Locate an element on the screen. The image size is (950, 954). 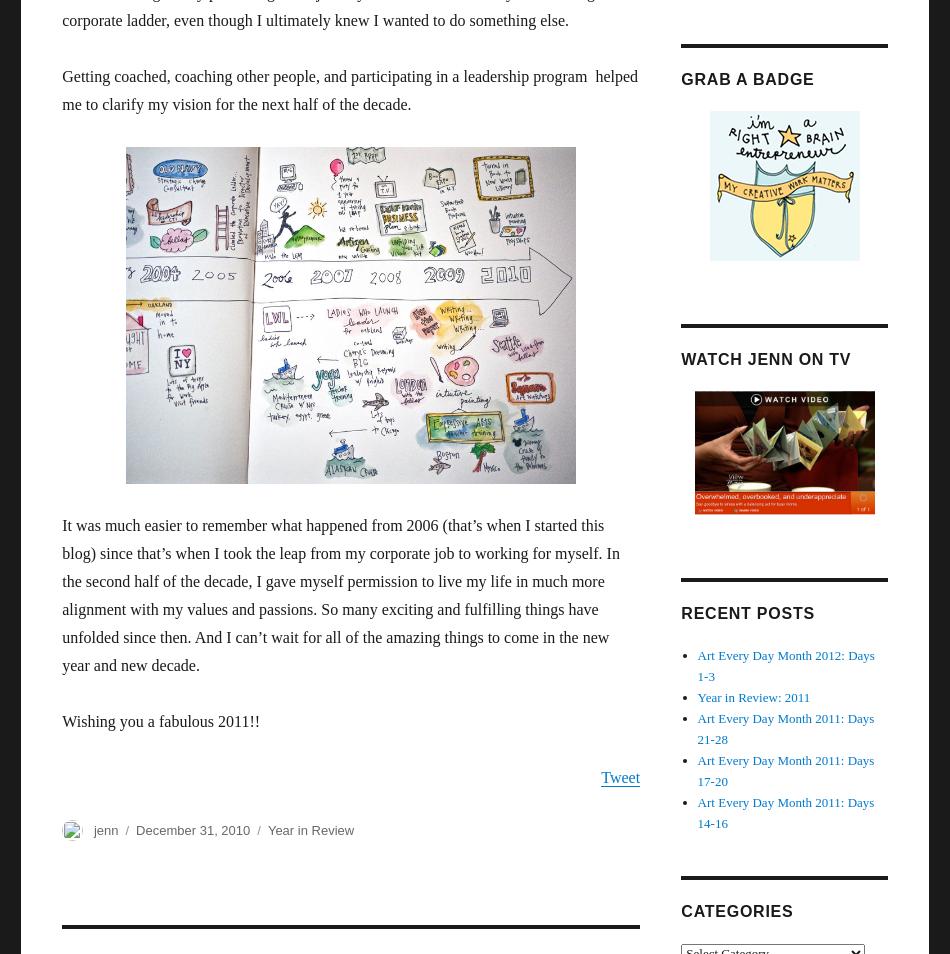
'Wishing you a fabulous 2011!!' is located at coordinates (161, 721).